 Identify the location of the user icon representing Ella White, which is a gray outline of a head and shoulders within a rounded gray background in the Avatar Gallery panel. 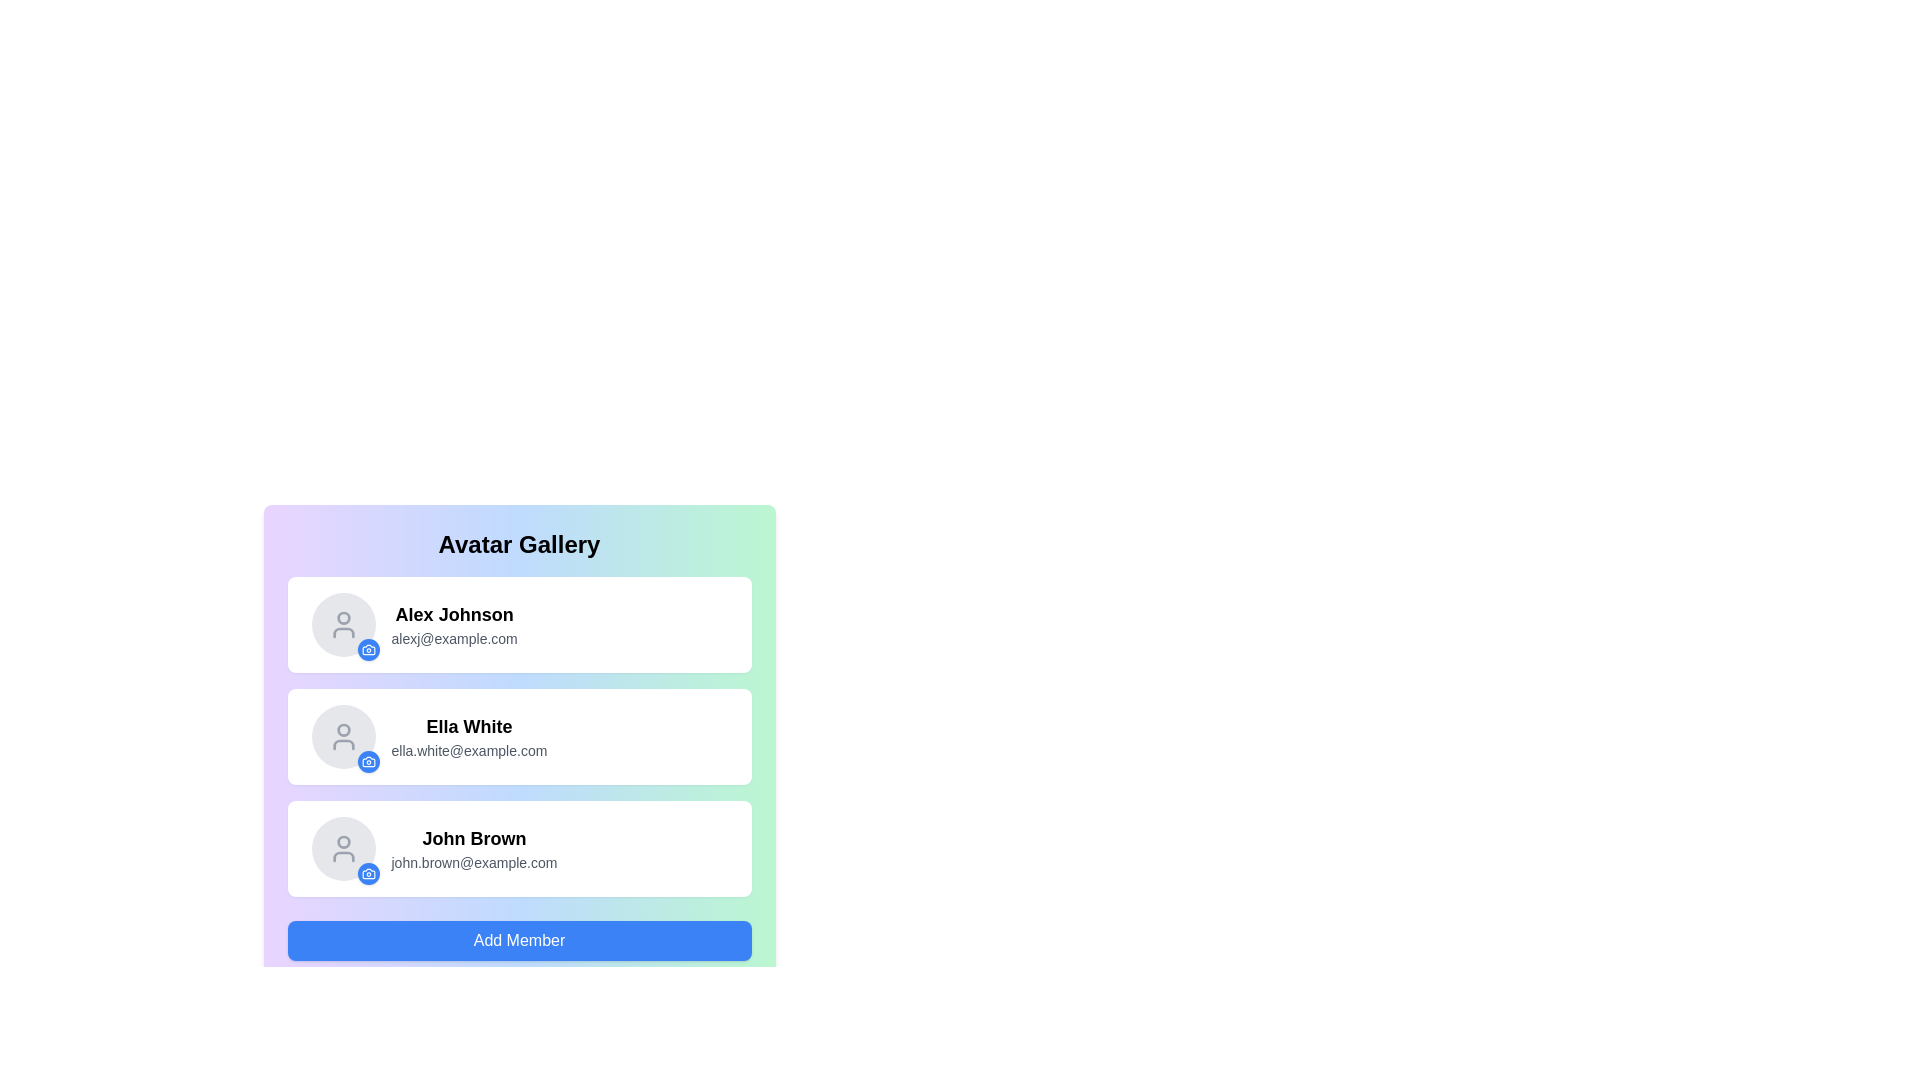
(343, 736).